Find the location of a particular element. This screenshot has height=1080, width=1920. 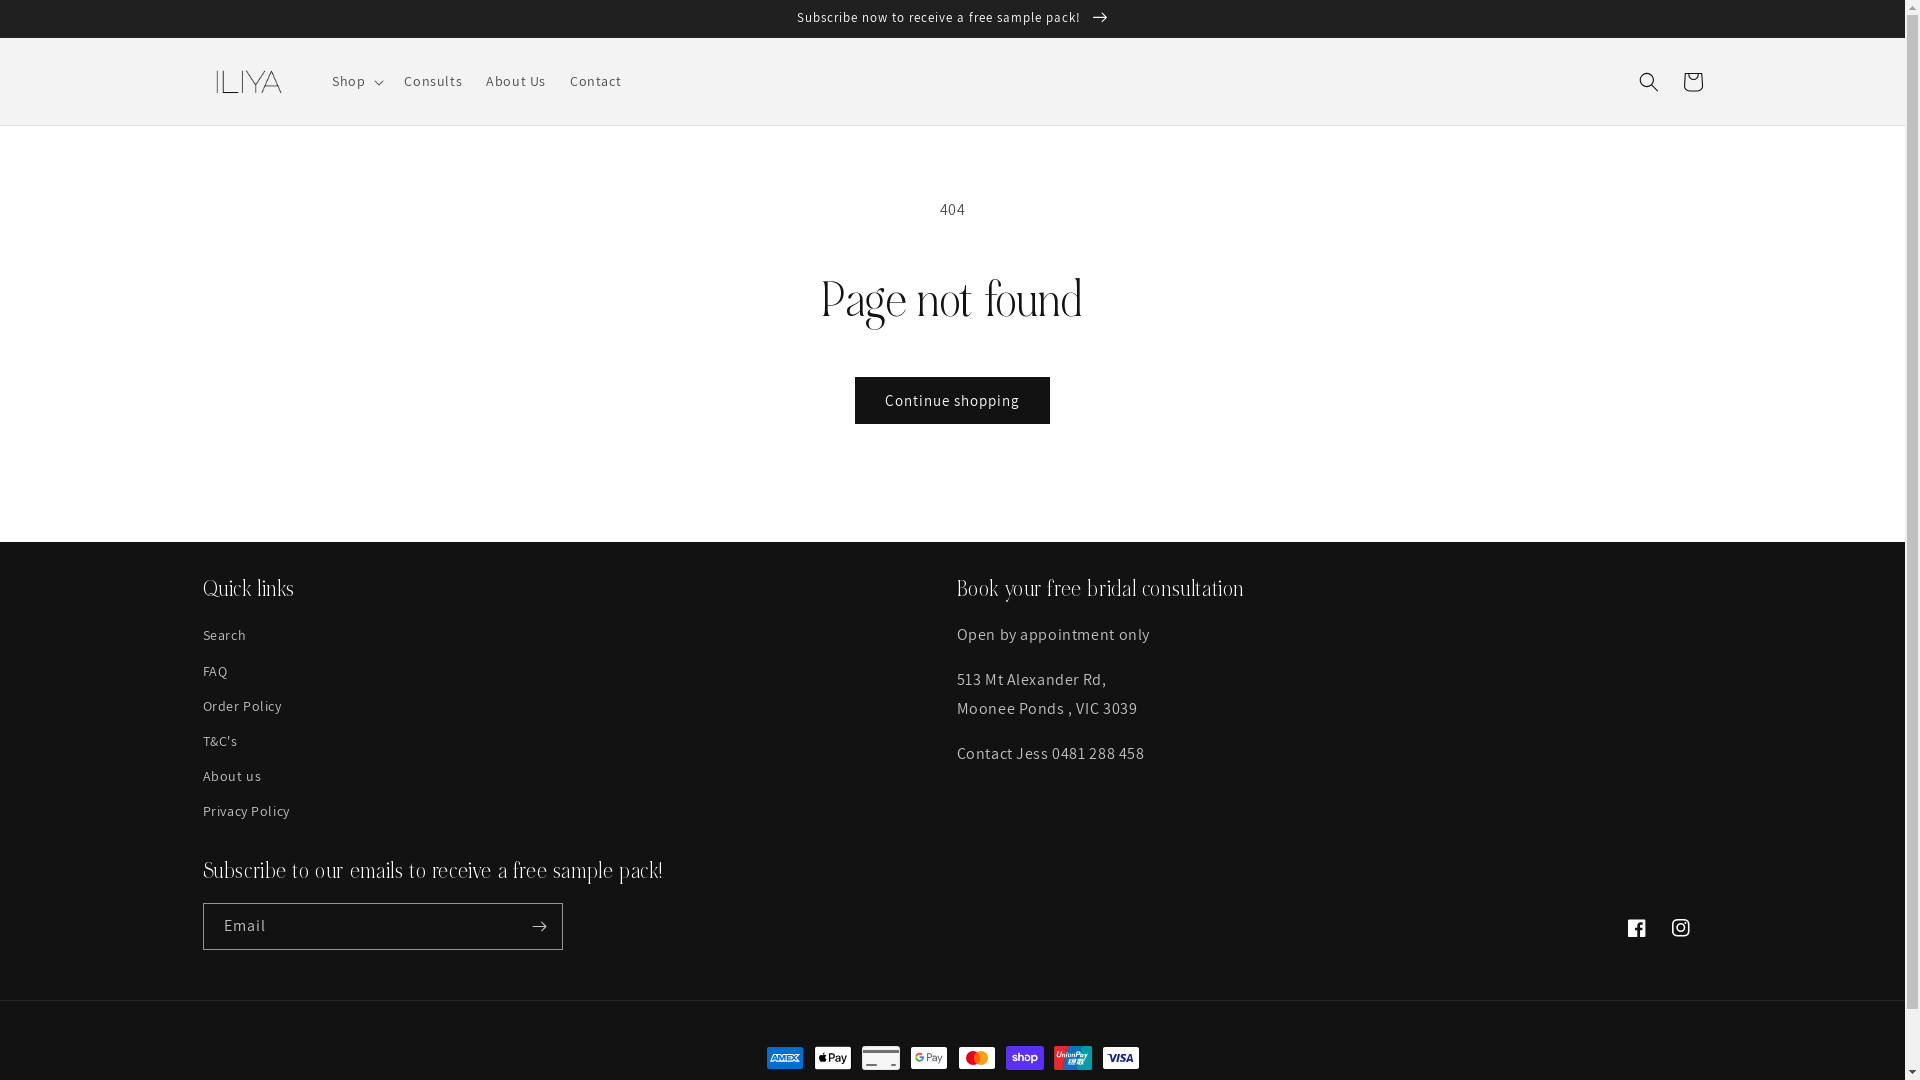

'Order Policy' is located at coordinates (240, 705).